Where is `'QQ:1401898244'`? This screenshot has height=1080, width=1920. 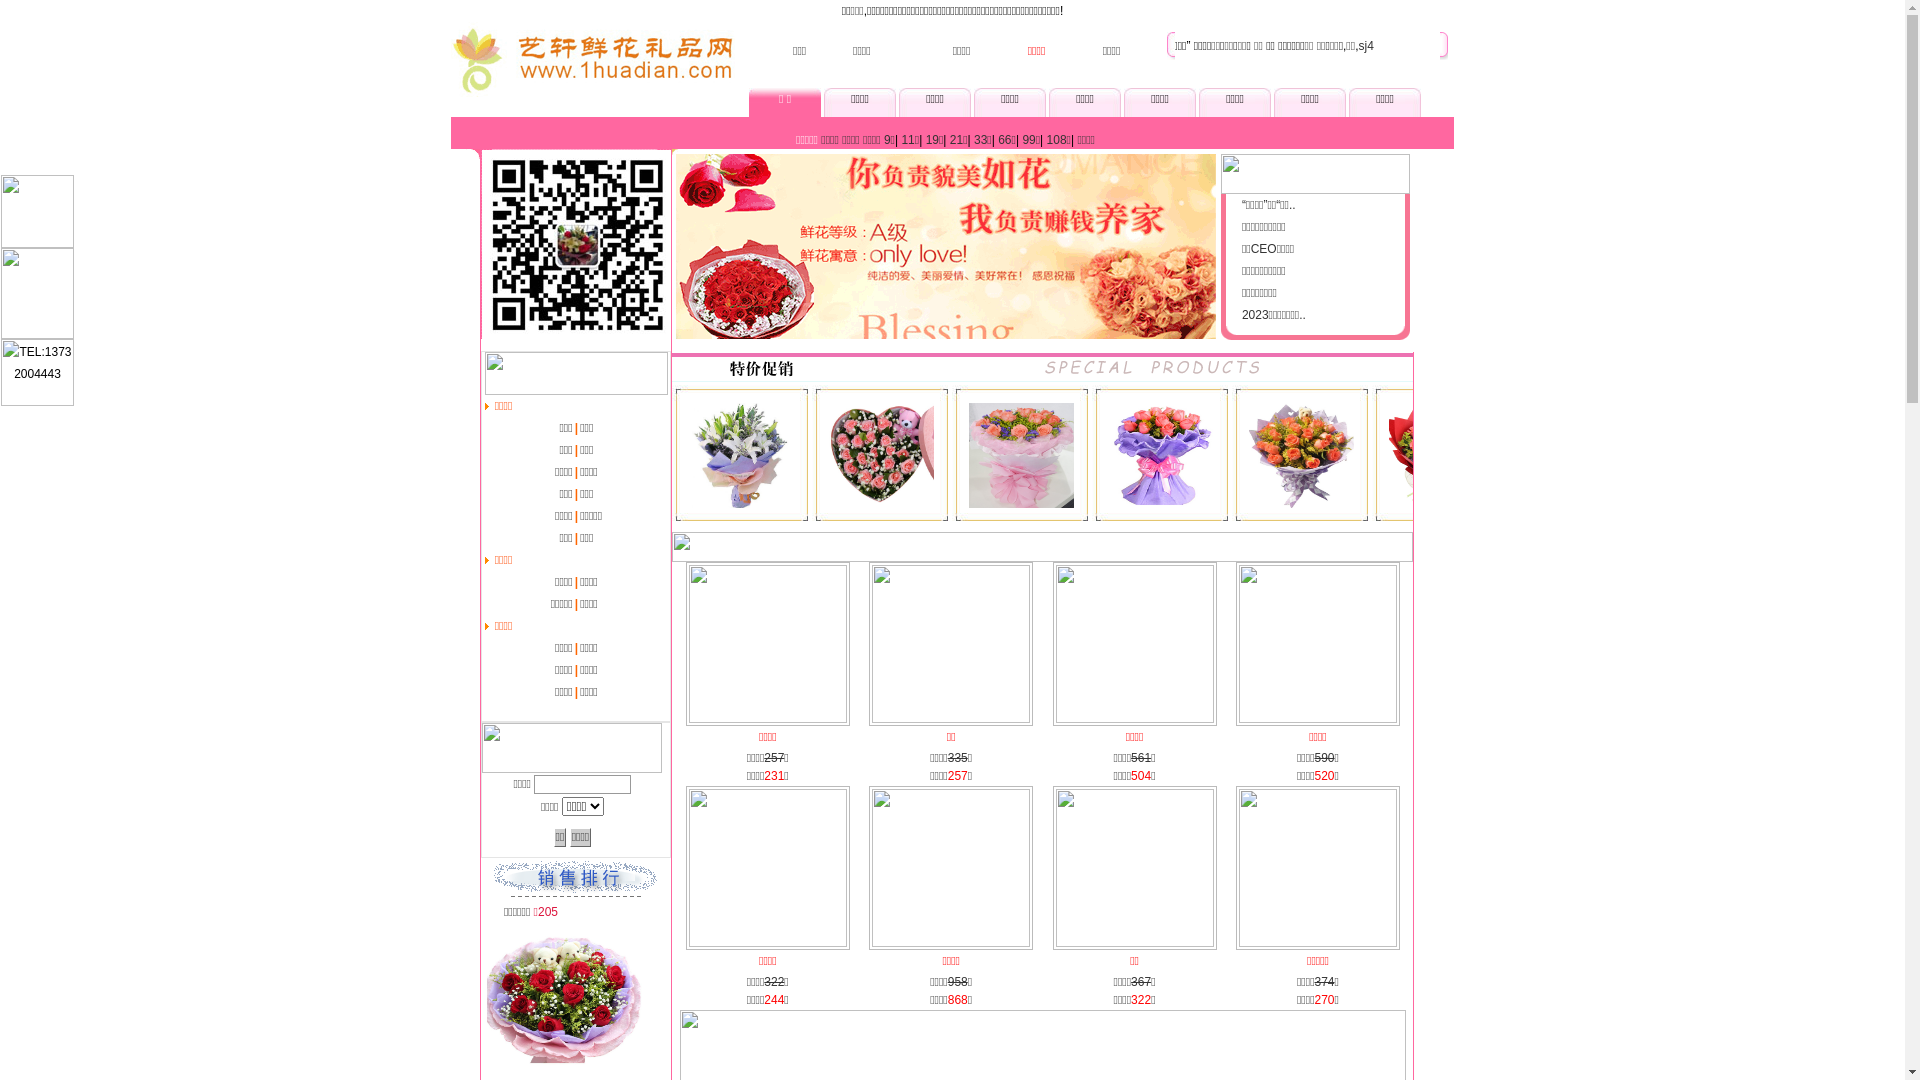
'QQ:1401898244' is located at coordinates (37, 242).